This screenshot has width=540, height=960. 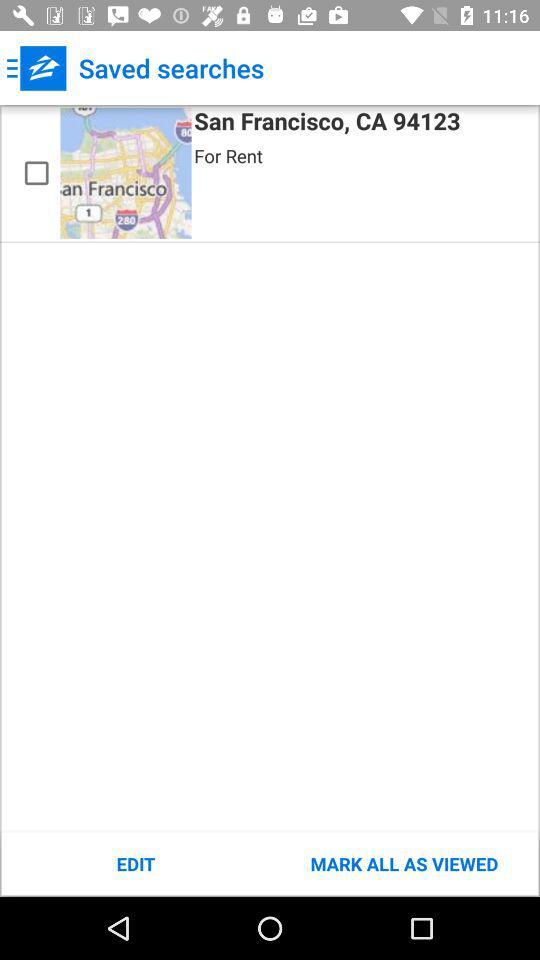 What do you see at coordinates (125, 172) in the screenshot?
I see `the icon to the left of san francisco ca icon` at bounding box center [125, 172].